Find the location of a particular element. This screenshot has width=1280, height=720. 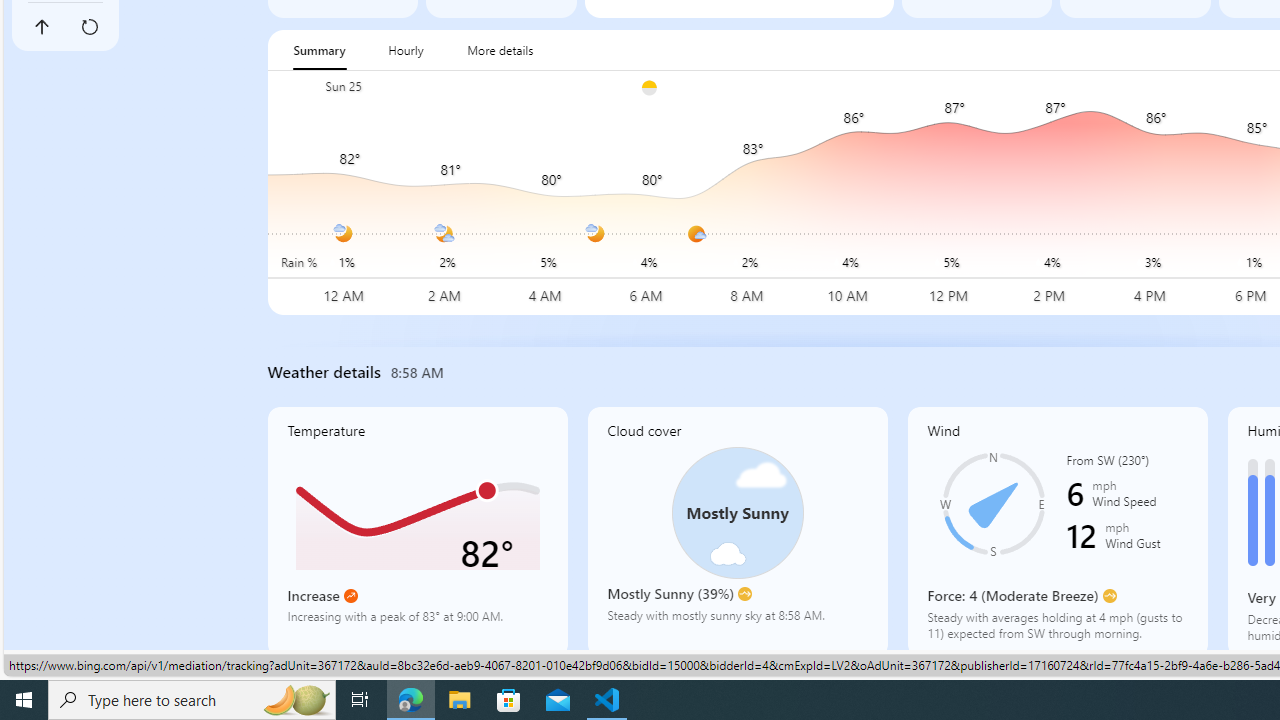

'Temperature' is located at coordinates (416, 530).